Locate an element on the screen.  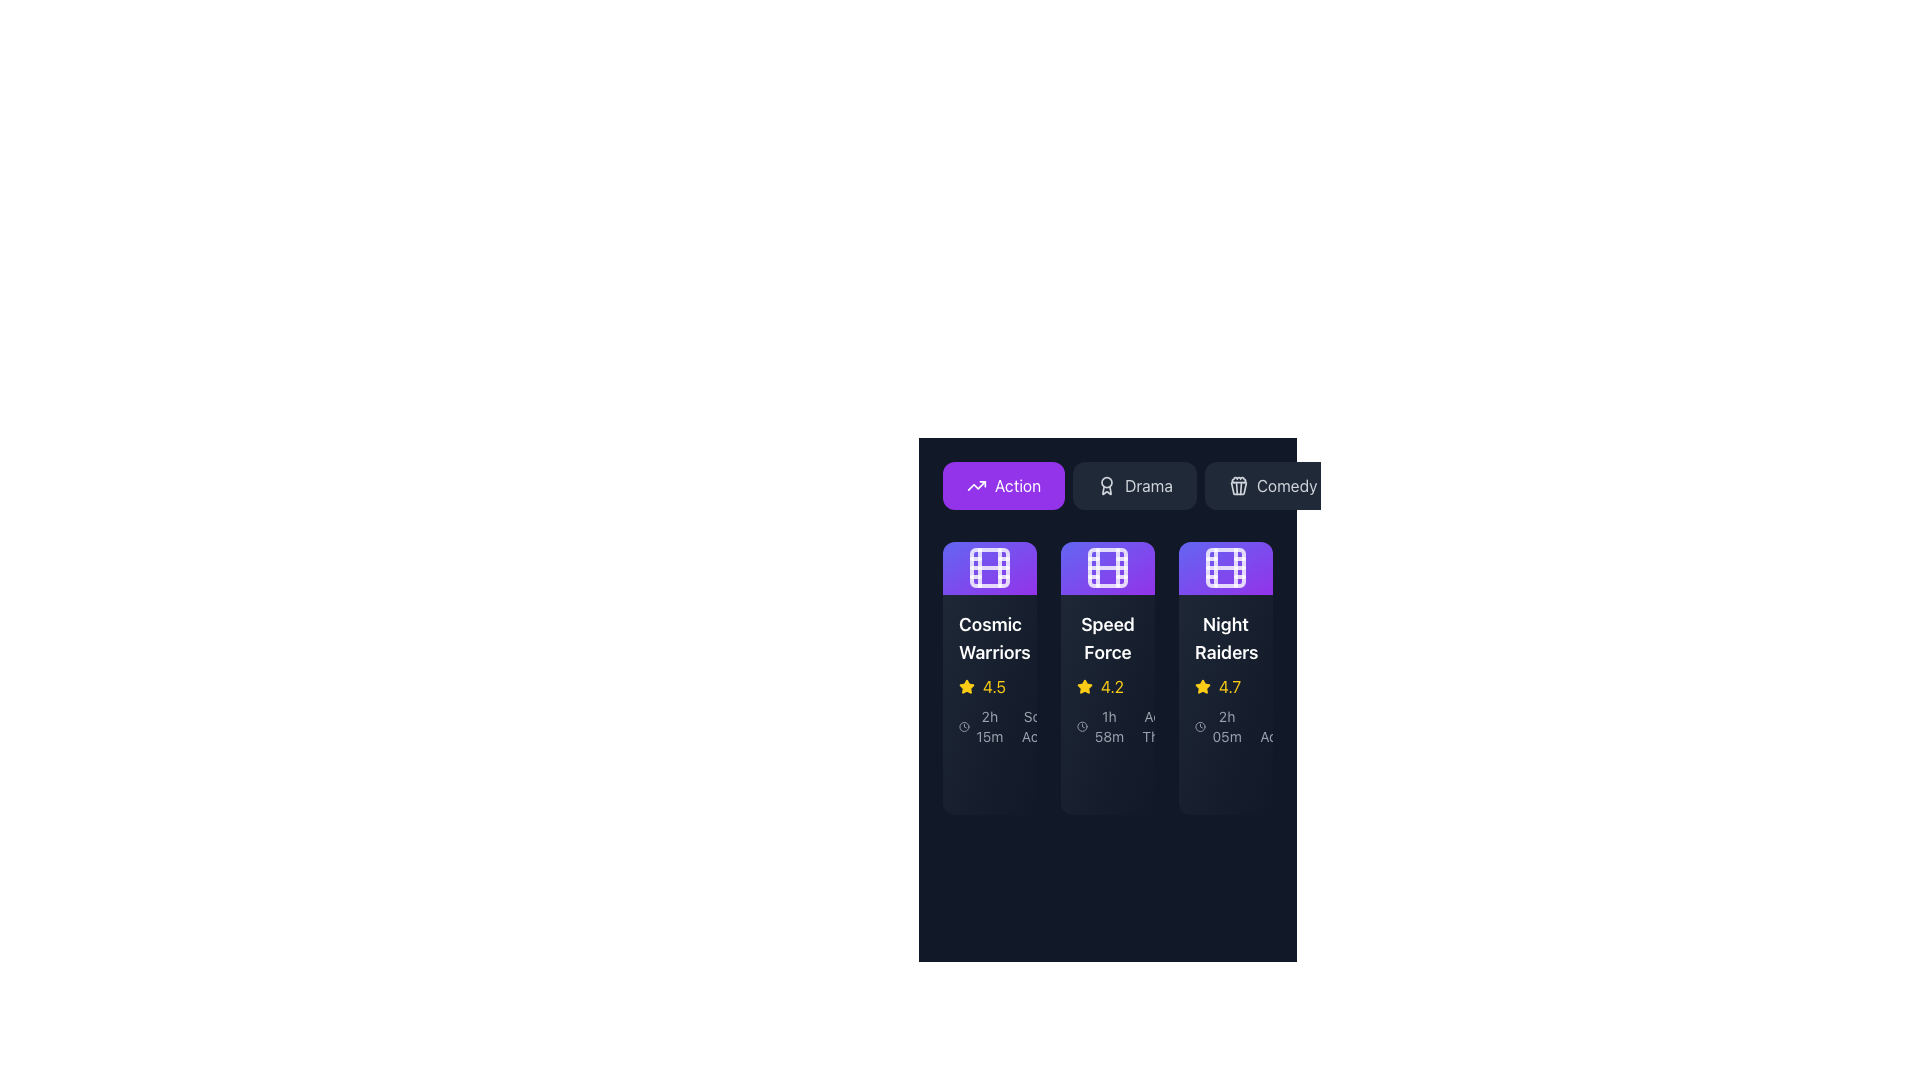
the popcorn box icon located within the 'Comedy' button in the genre selection menu is located at coordinates (1237, 486).